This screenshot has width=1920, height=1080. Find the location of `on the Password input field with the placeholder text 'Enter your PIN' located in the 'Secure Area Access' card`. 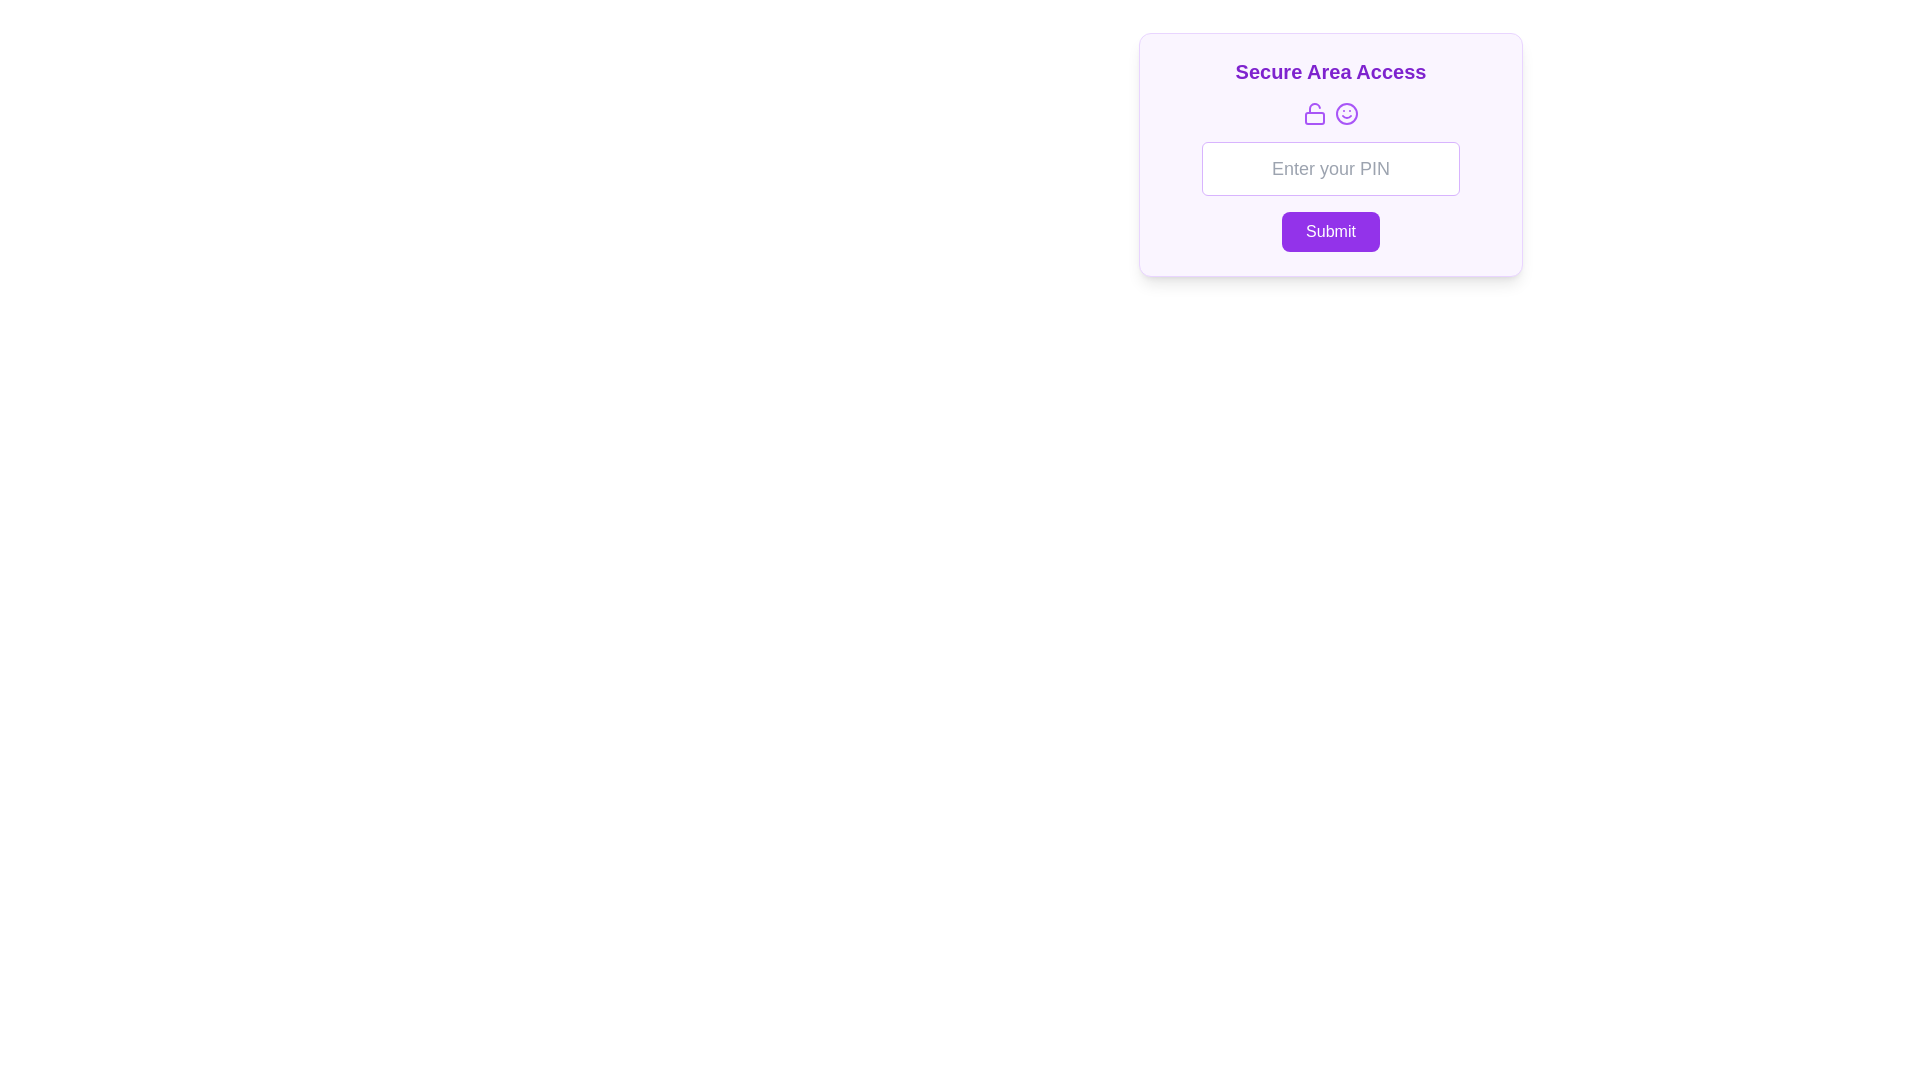

on the Password input field with the placeholder text 'Enter your PIN' located in the 'Secure Area Access' card is located at coordinates (1330, 168).